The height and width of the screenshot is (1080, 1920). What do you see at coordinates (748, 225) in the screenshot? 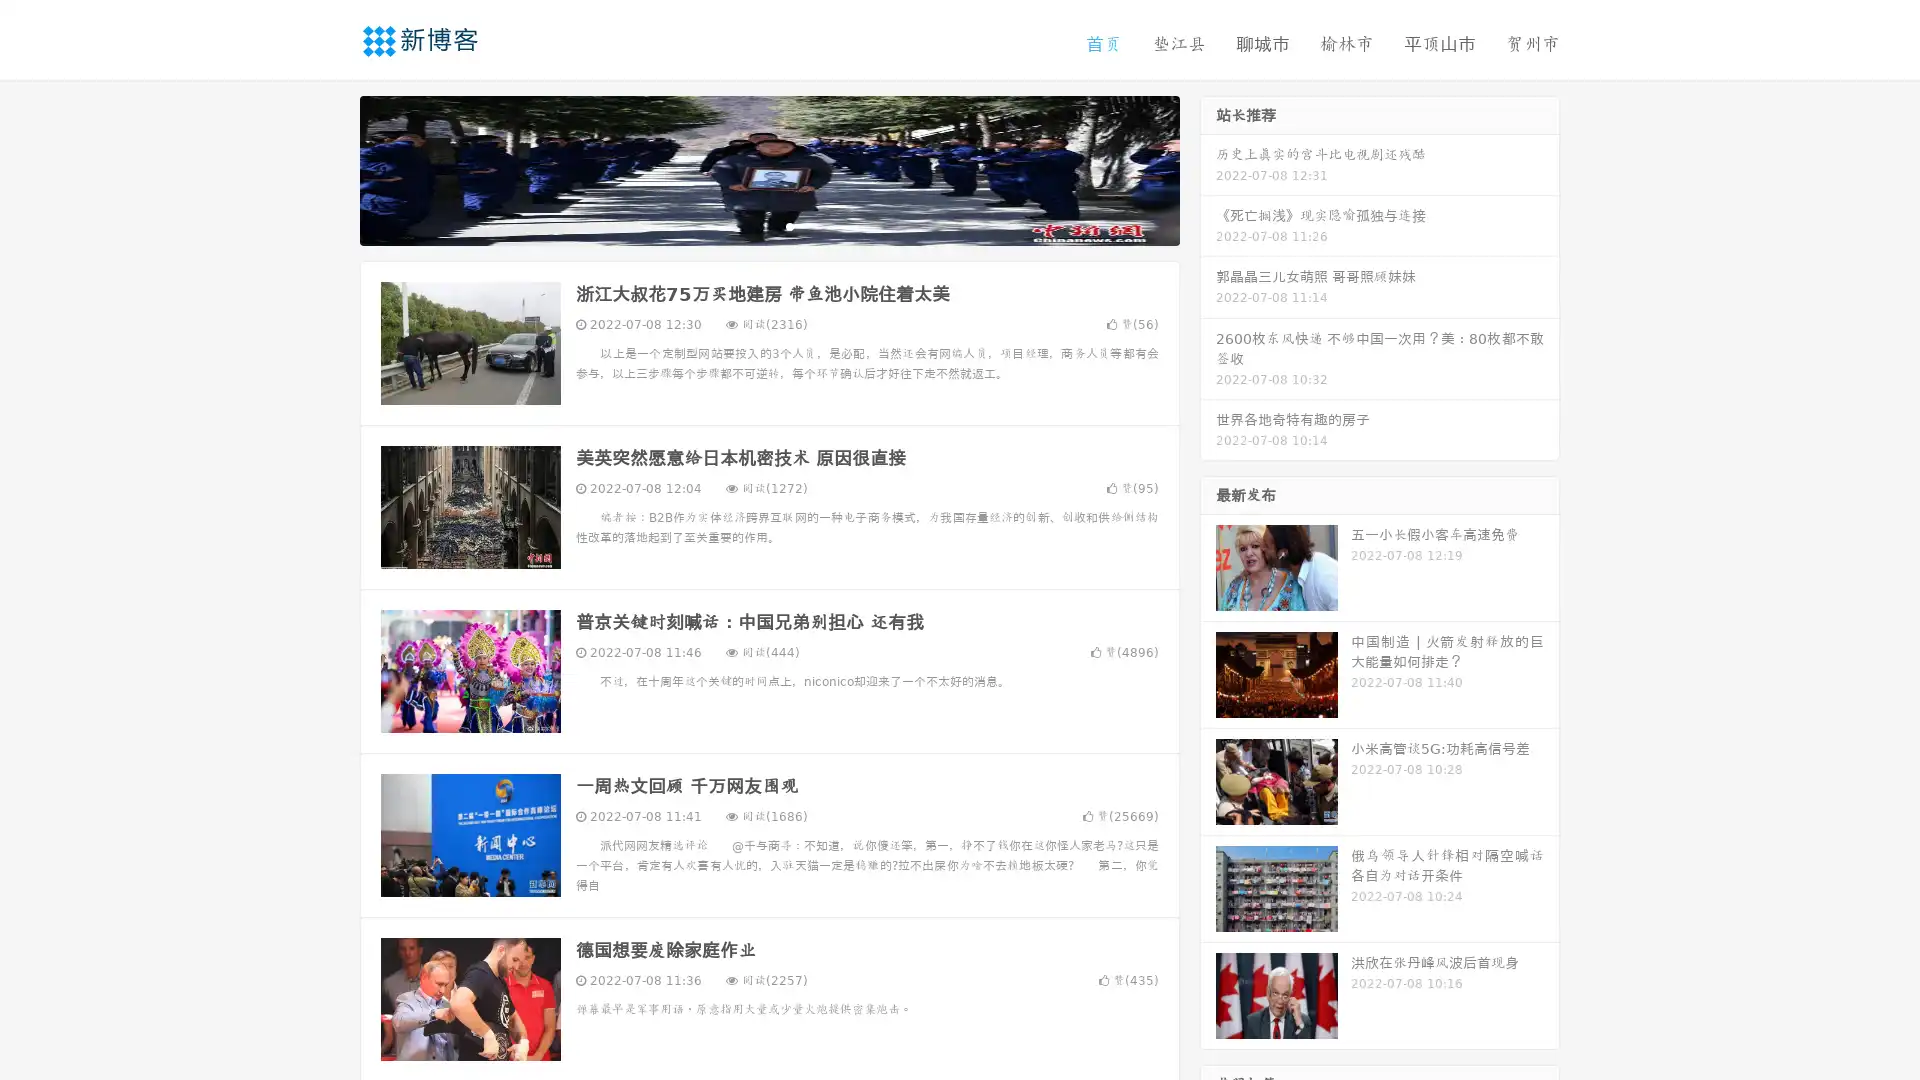
I see `Go to slide 1` at bounding box center [748, 225].